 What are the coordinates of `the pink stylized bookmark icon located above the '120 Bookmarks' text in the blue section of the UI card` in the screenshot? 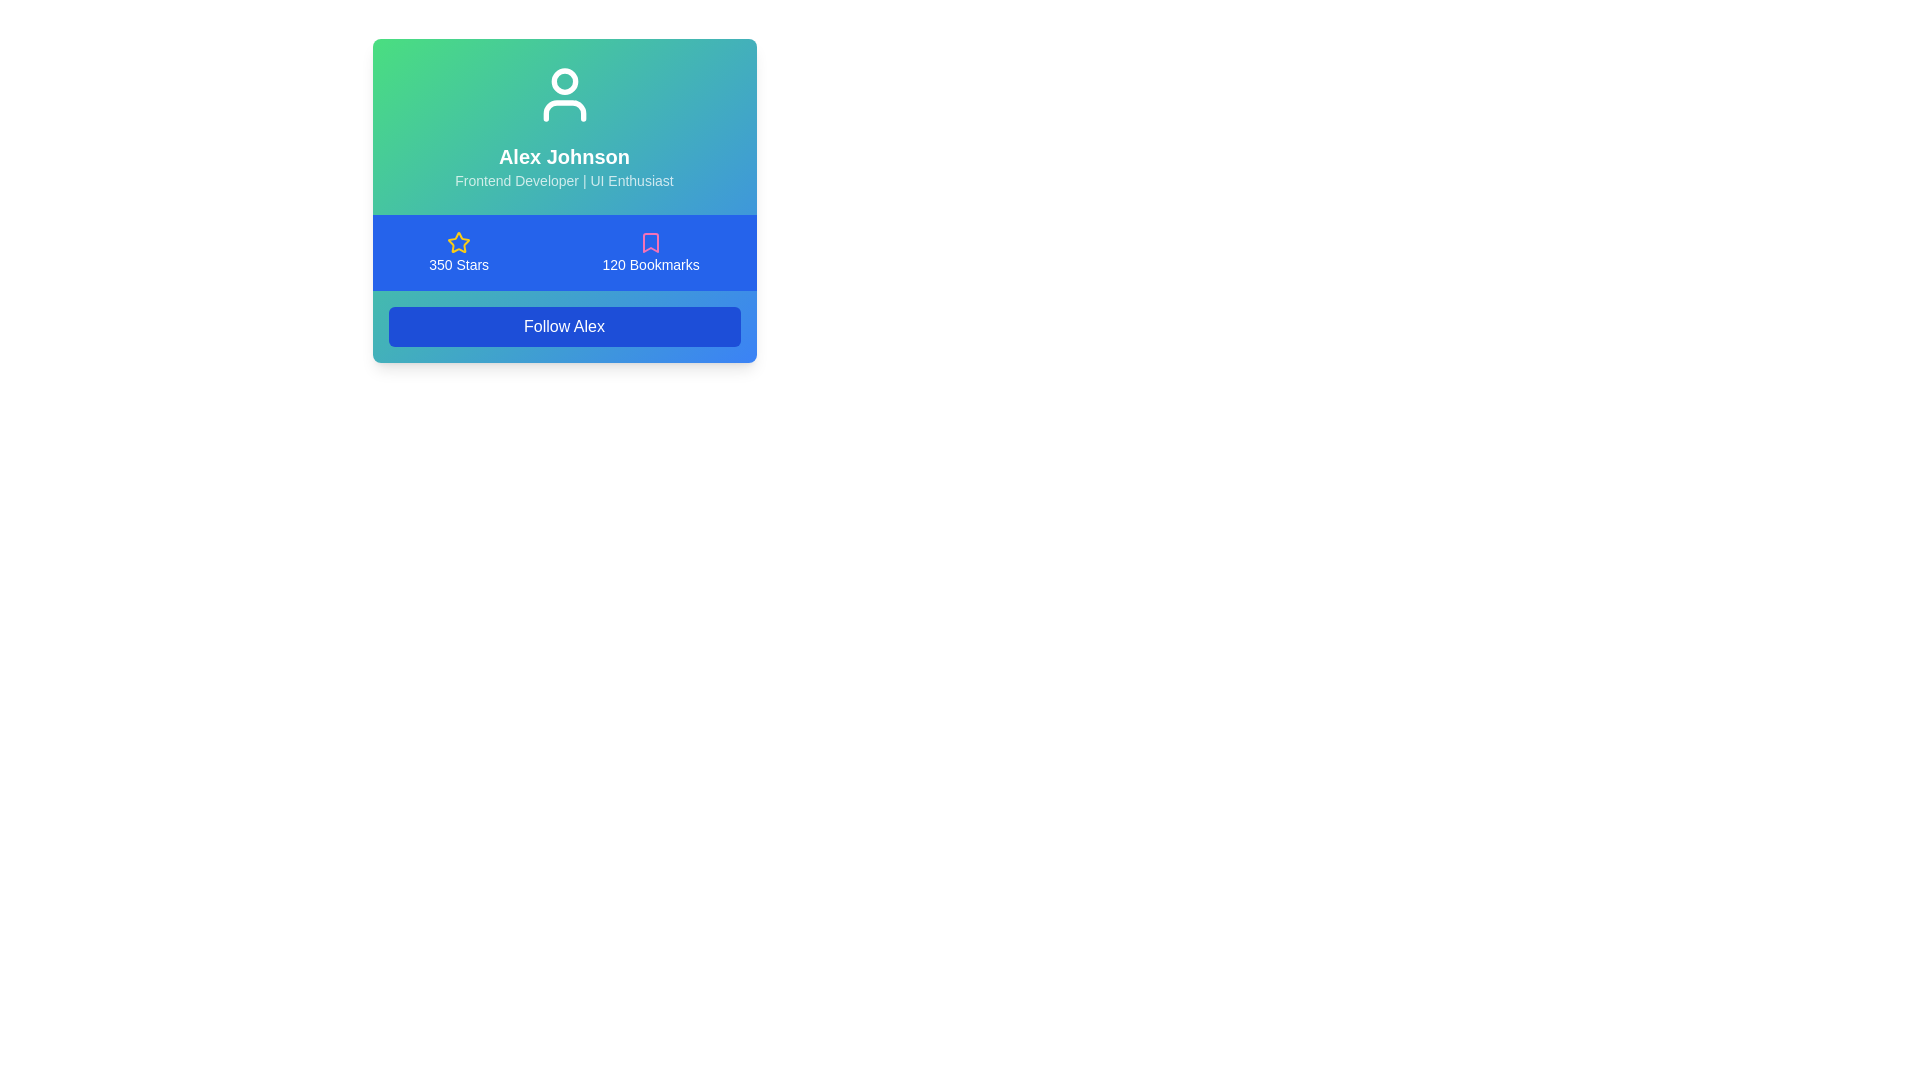 It's located at (651, 242).